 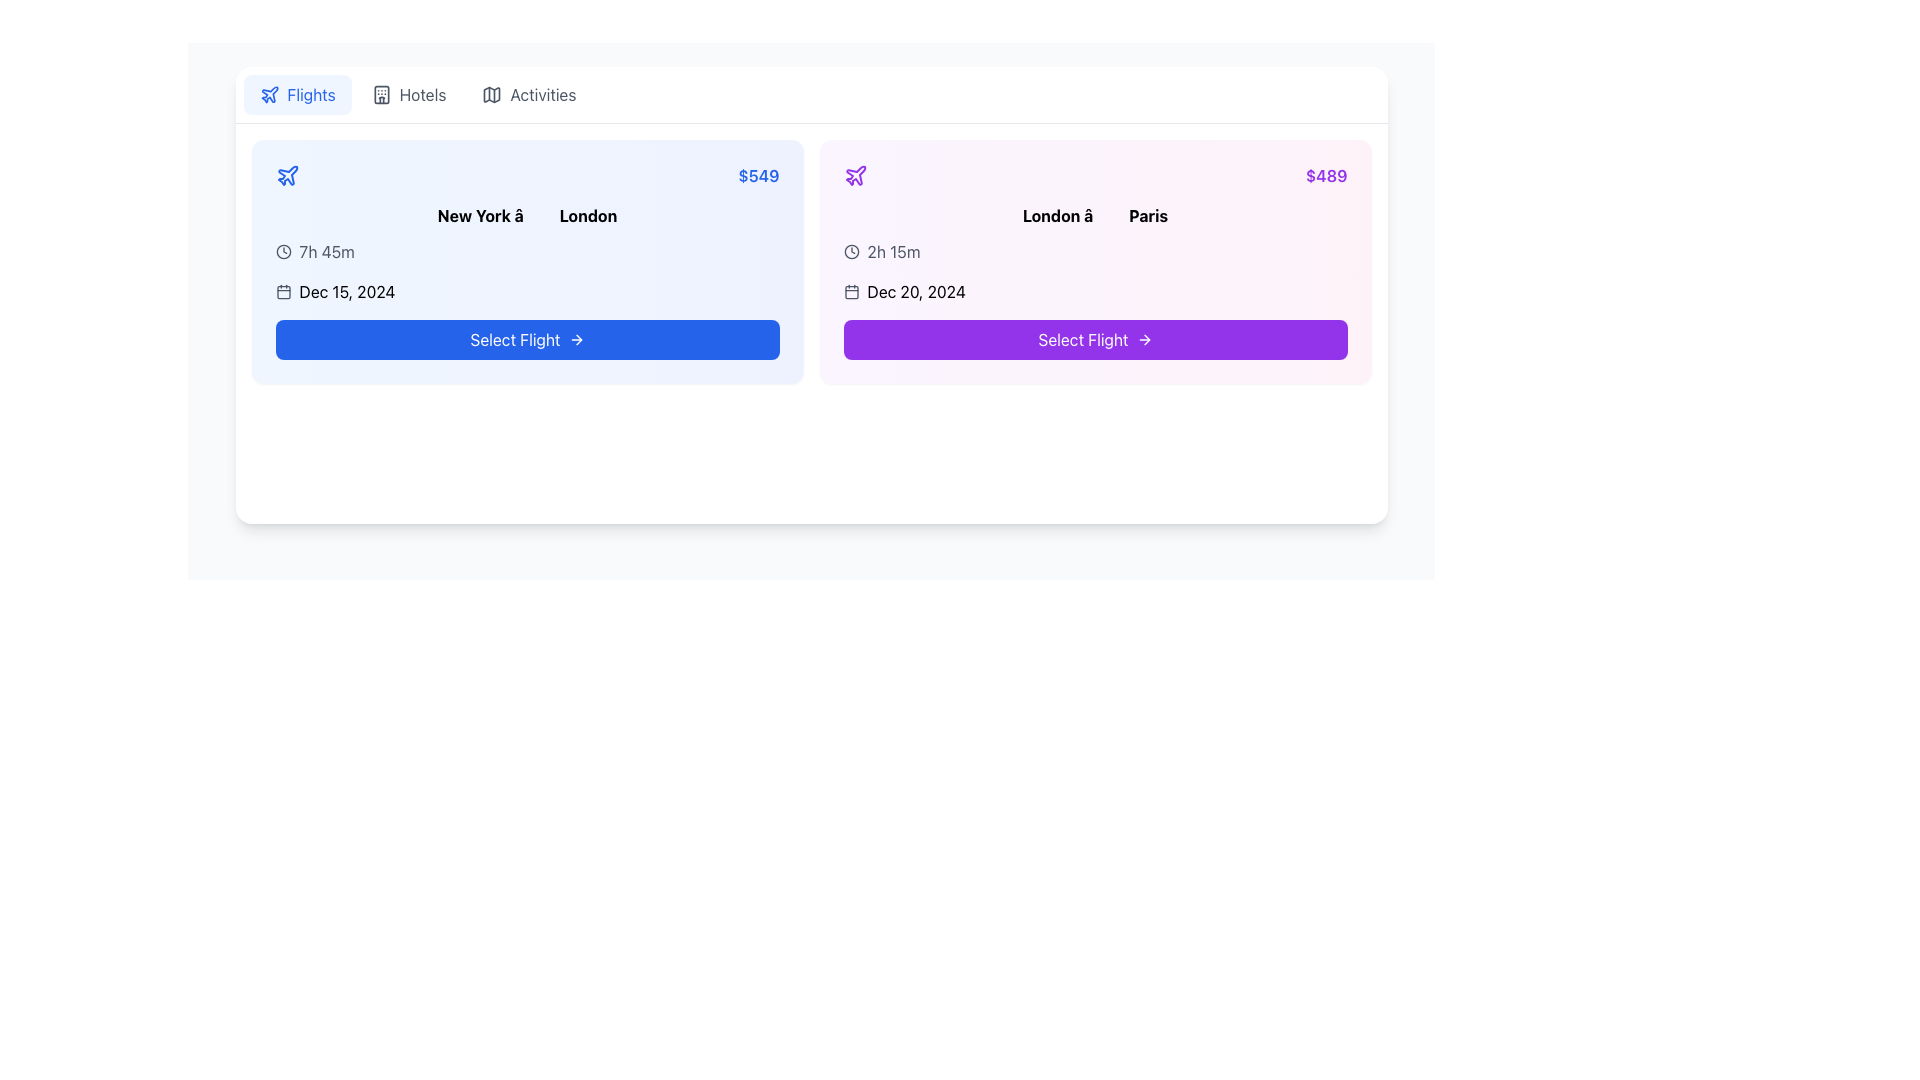 What do you see at coordinates (851, 292) in the screenshot?
I see `the visual representation of the calendar icon located to the left of the text 'Dec 20, 2024' in the flight details card for the route 'London â Paris'` at bounding box center [851, 292].